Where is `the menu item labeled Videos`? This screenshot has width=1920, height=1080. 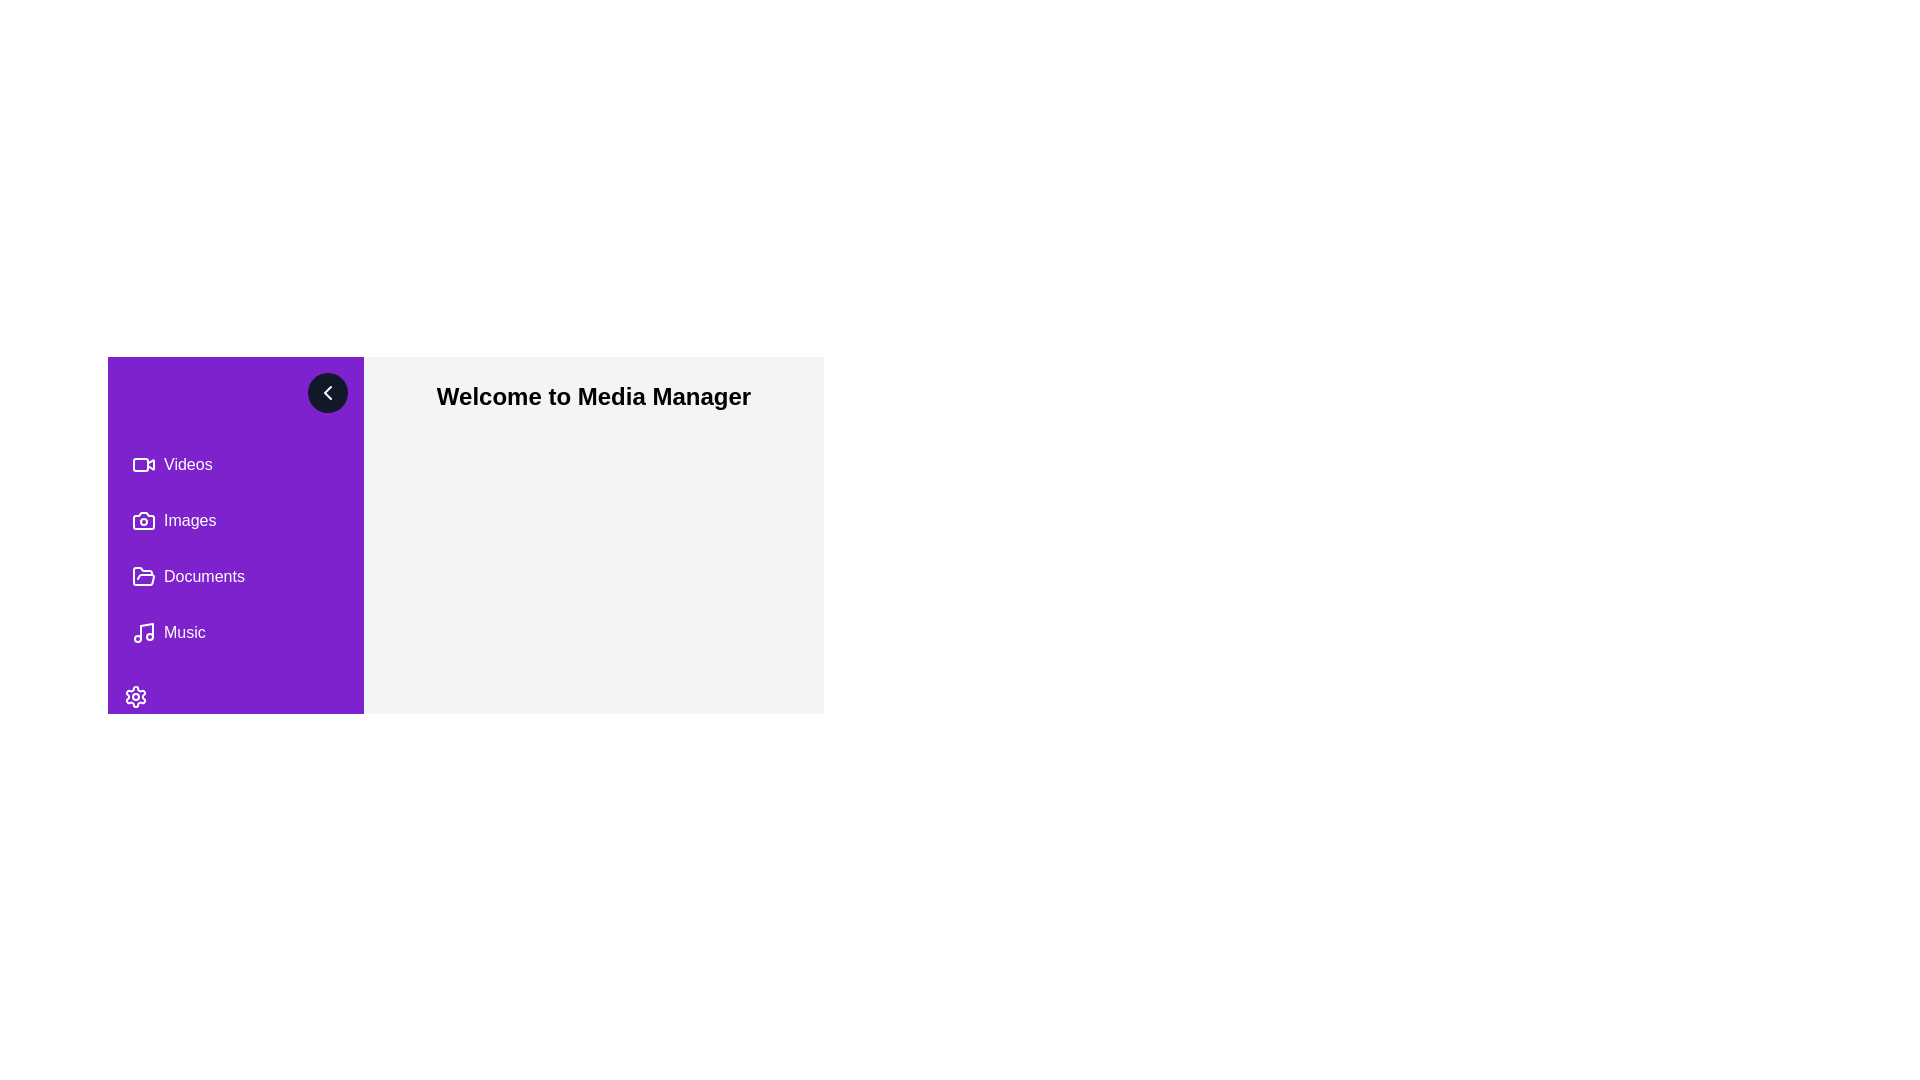 the menu item labeled Videos is located at coordinates (235, 465).